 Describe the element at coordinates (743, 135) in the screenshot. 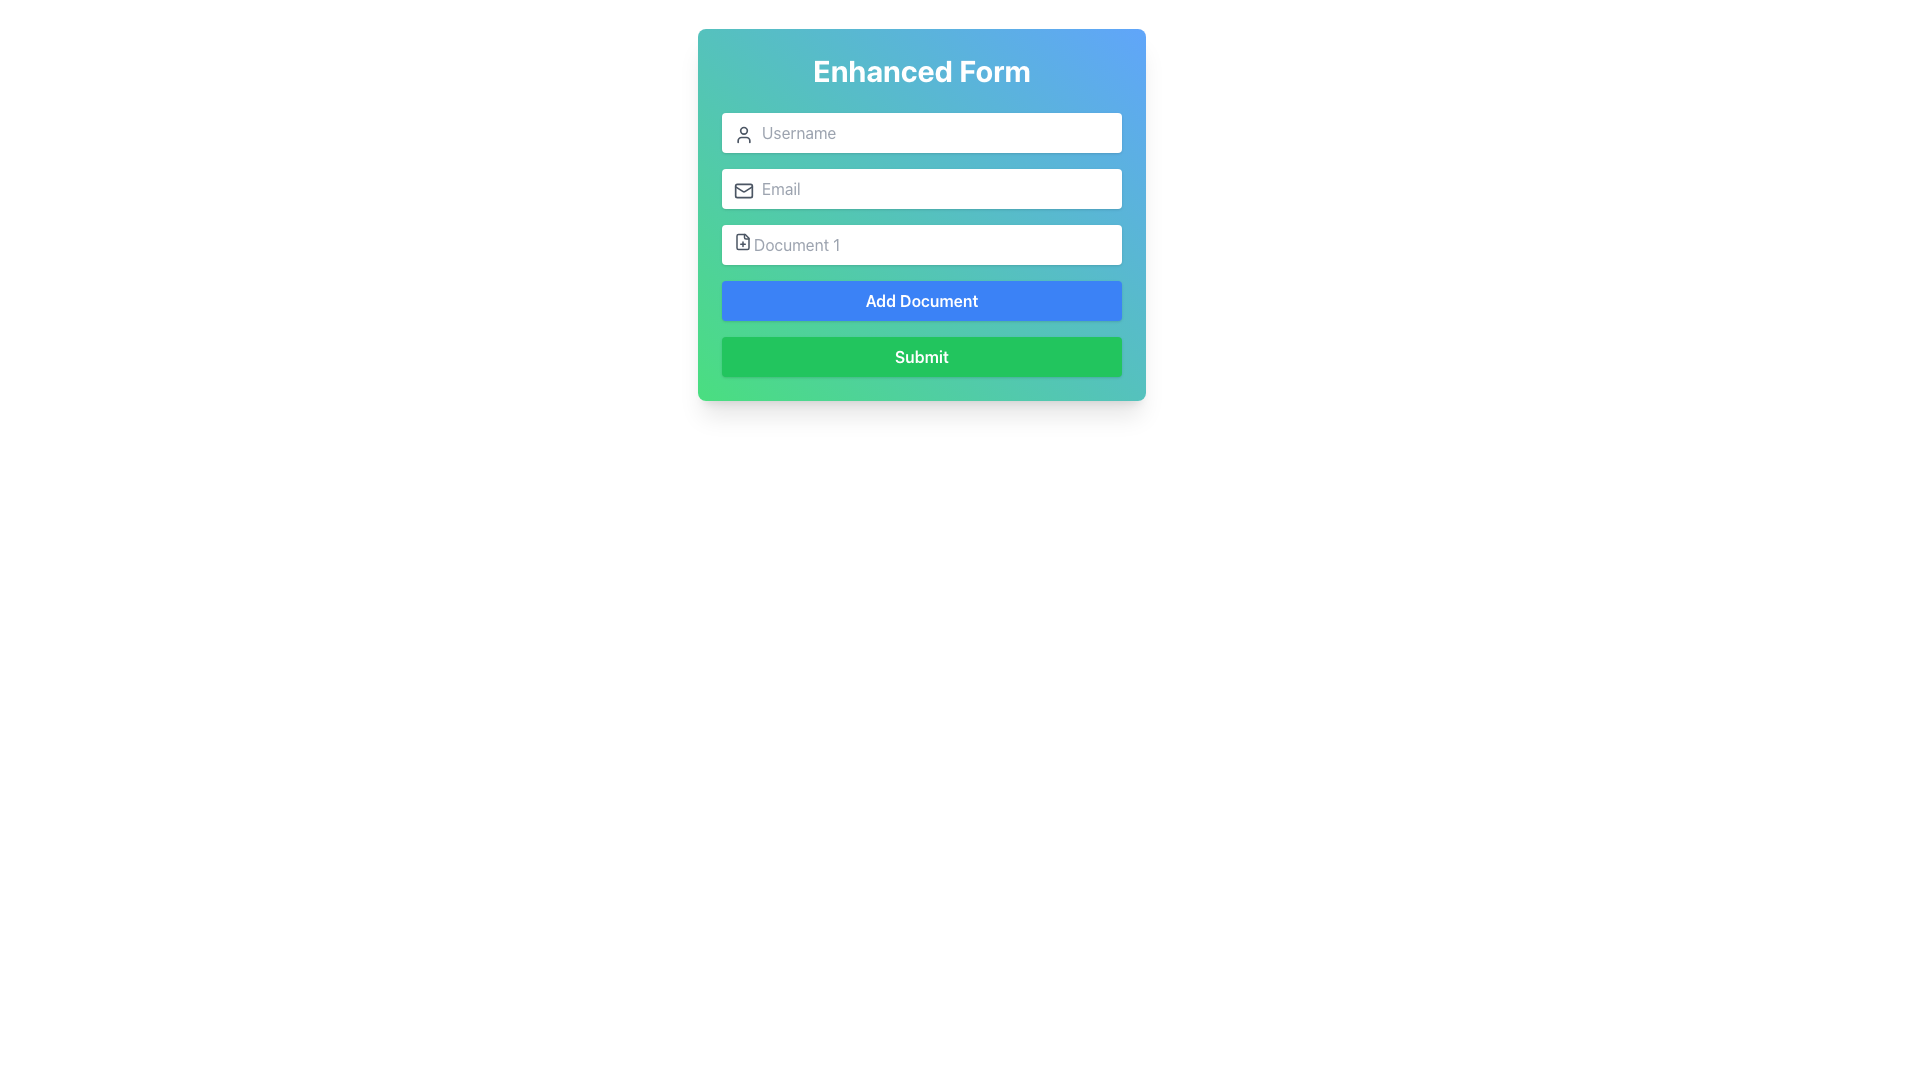

I see `the user icon located on the far-left side of the 'Username' input field, indicating that the field is for entering username information` at that location.